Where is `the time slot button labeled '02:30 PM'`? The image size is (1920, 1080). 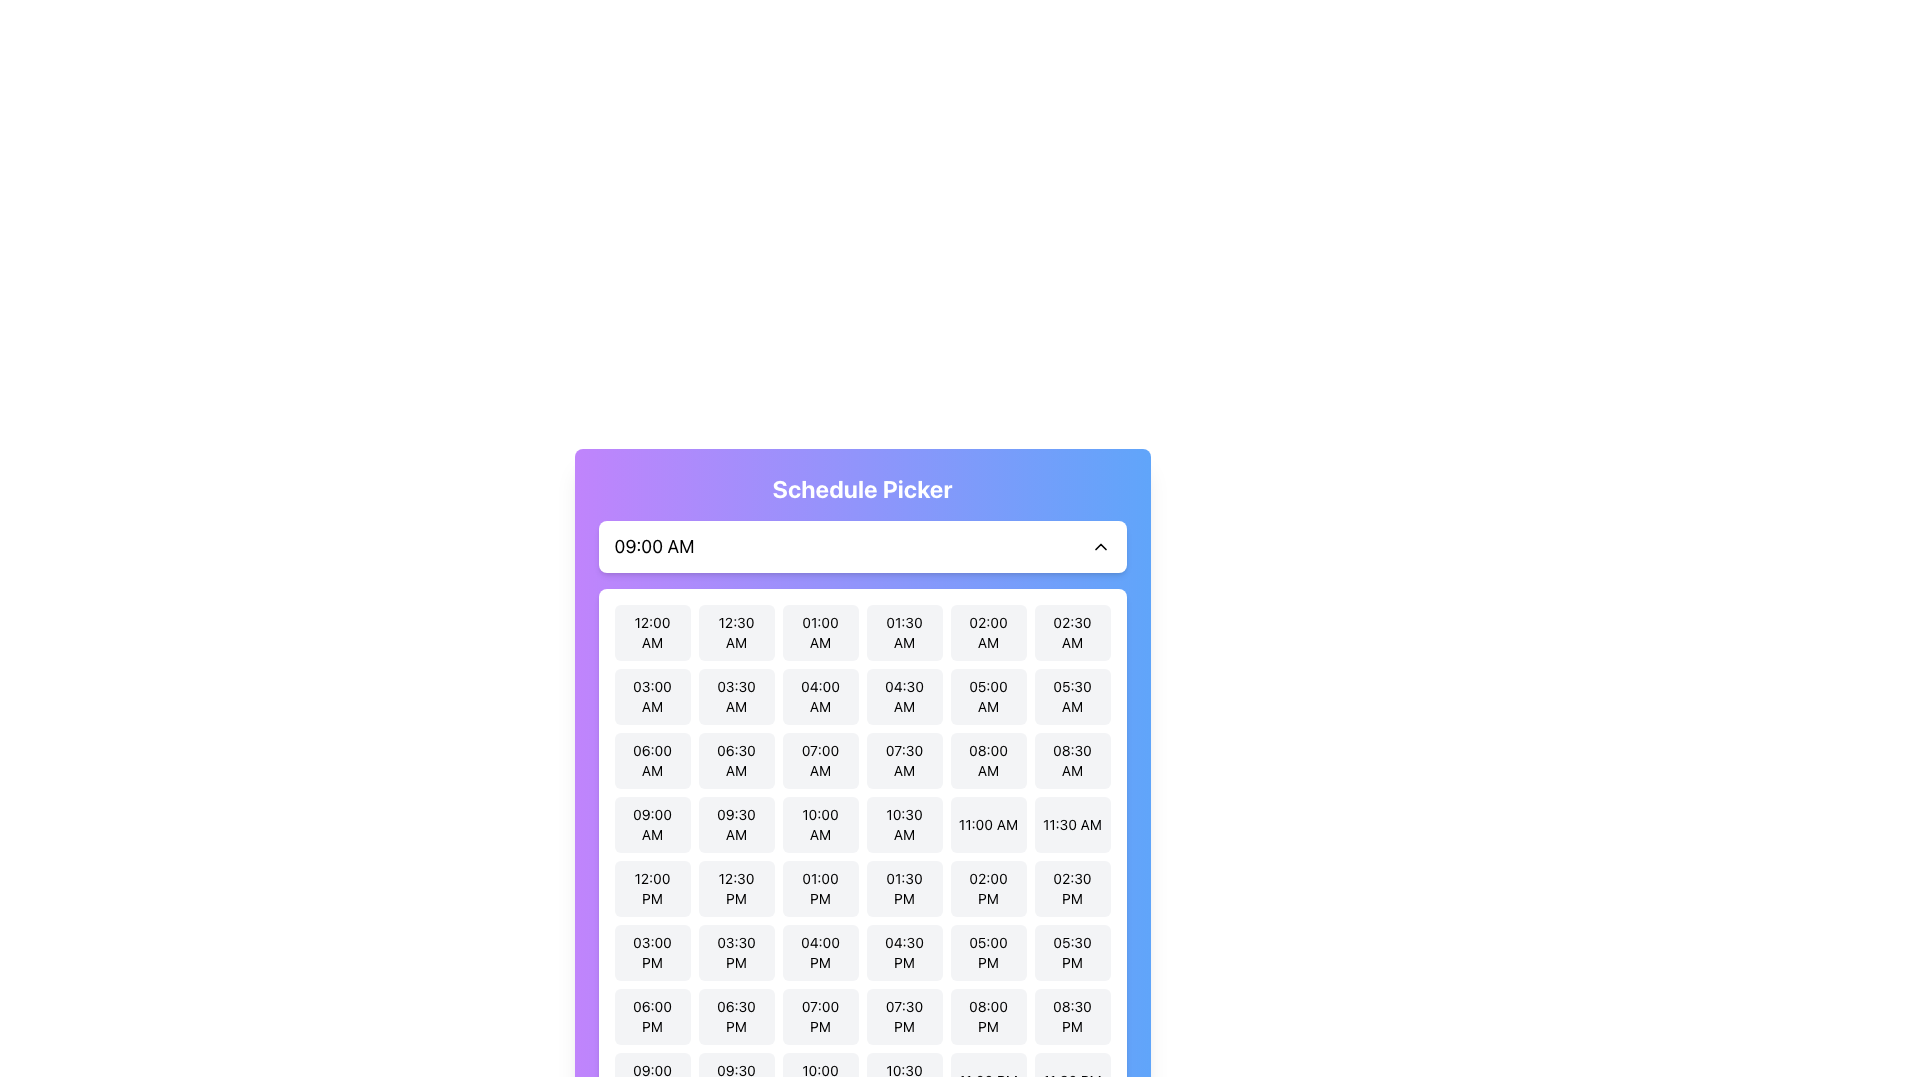
the time slot button labeled '02:30 PM' is located at coordinates (1071, 887).